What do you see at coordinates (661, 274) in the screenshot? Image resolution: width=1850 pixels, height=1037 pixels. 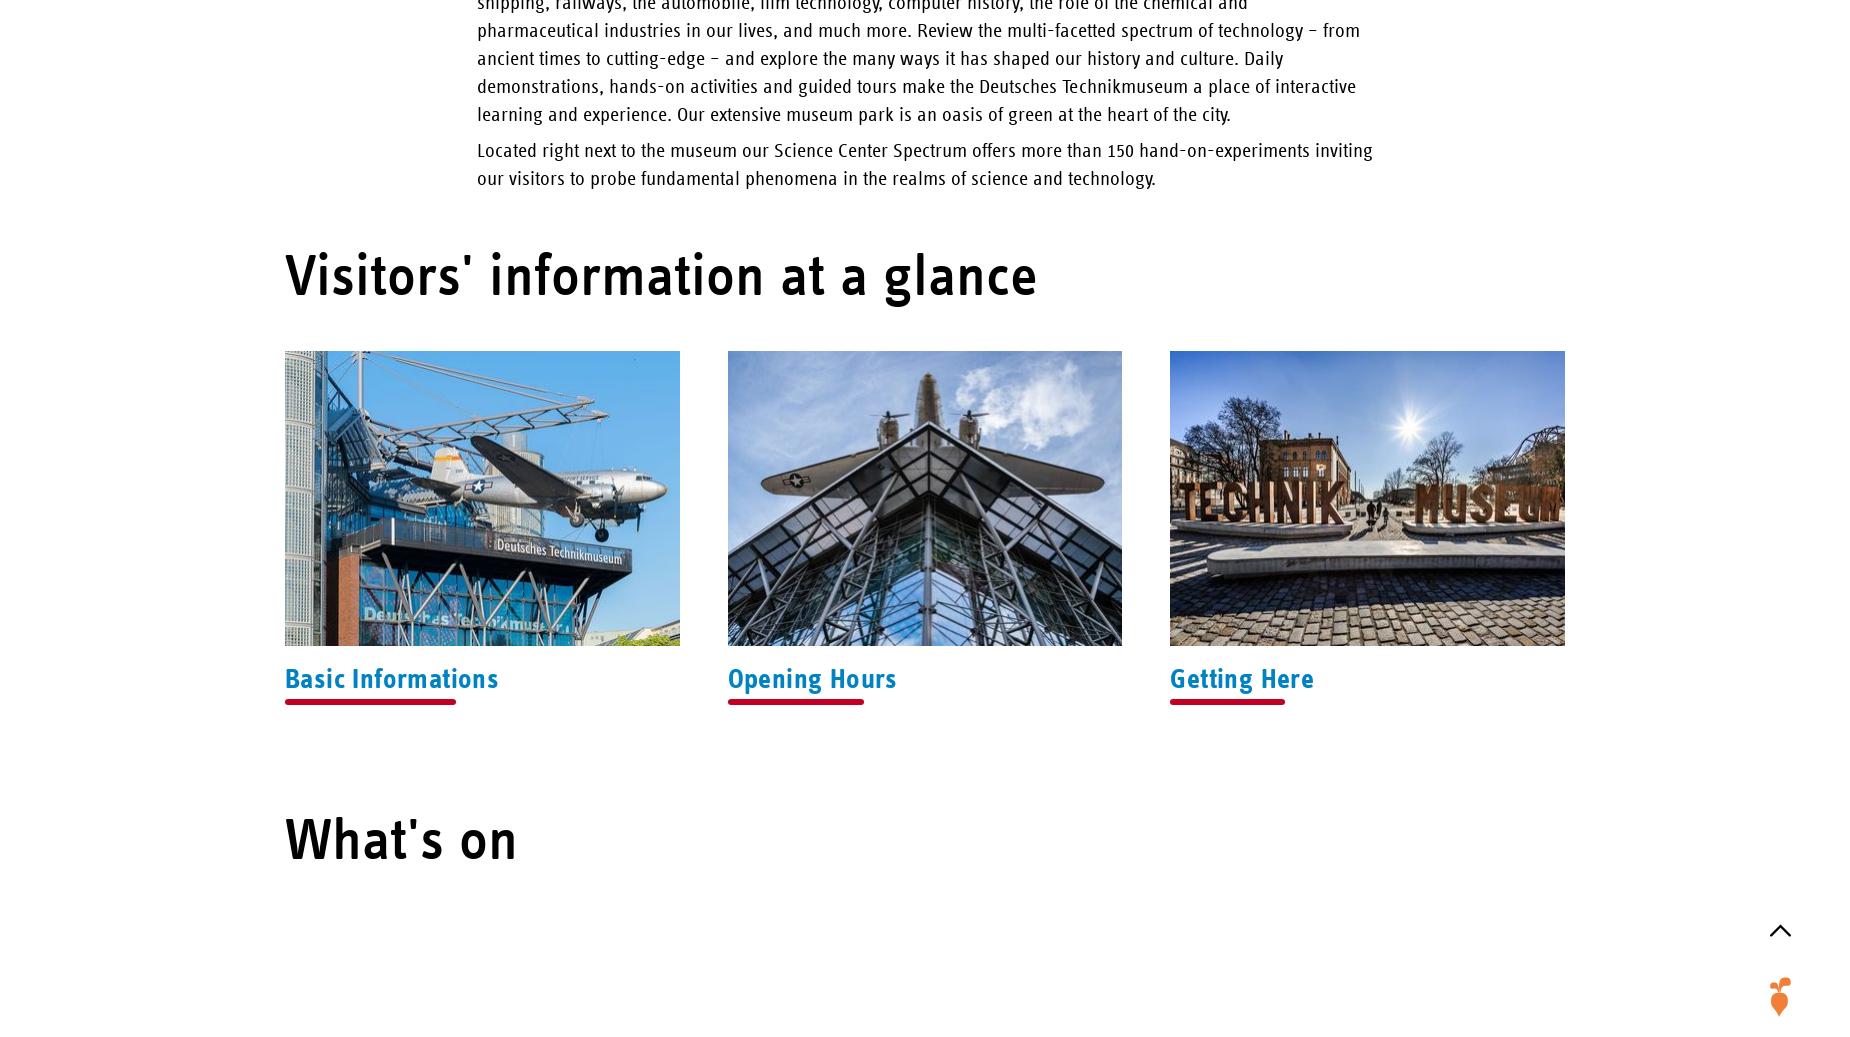 I see `'Visitors' information at a glance'` at bounding box center [661, 274].